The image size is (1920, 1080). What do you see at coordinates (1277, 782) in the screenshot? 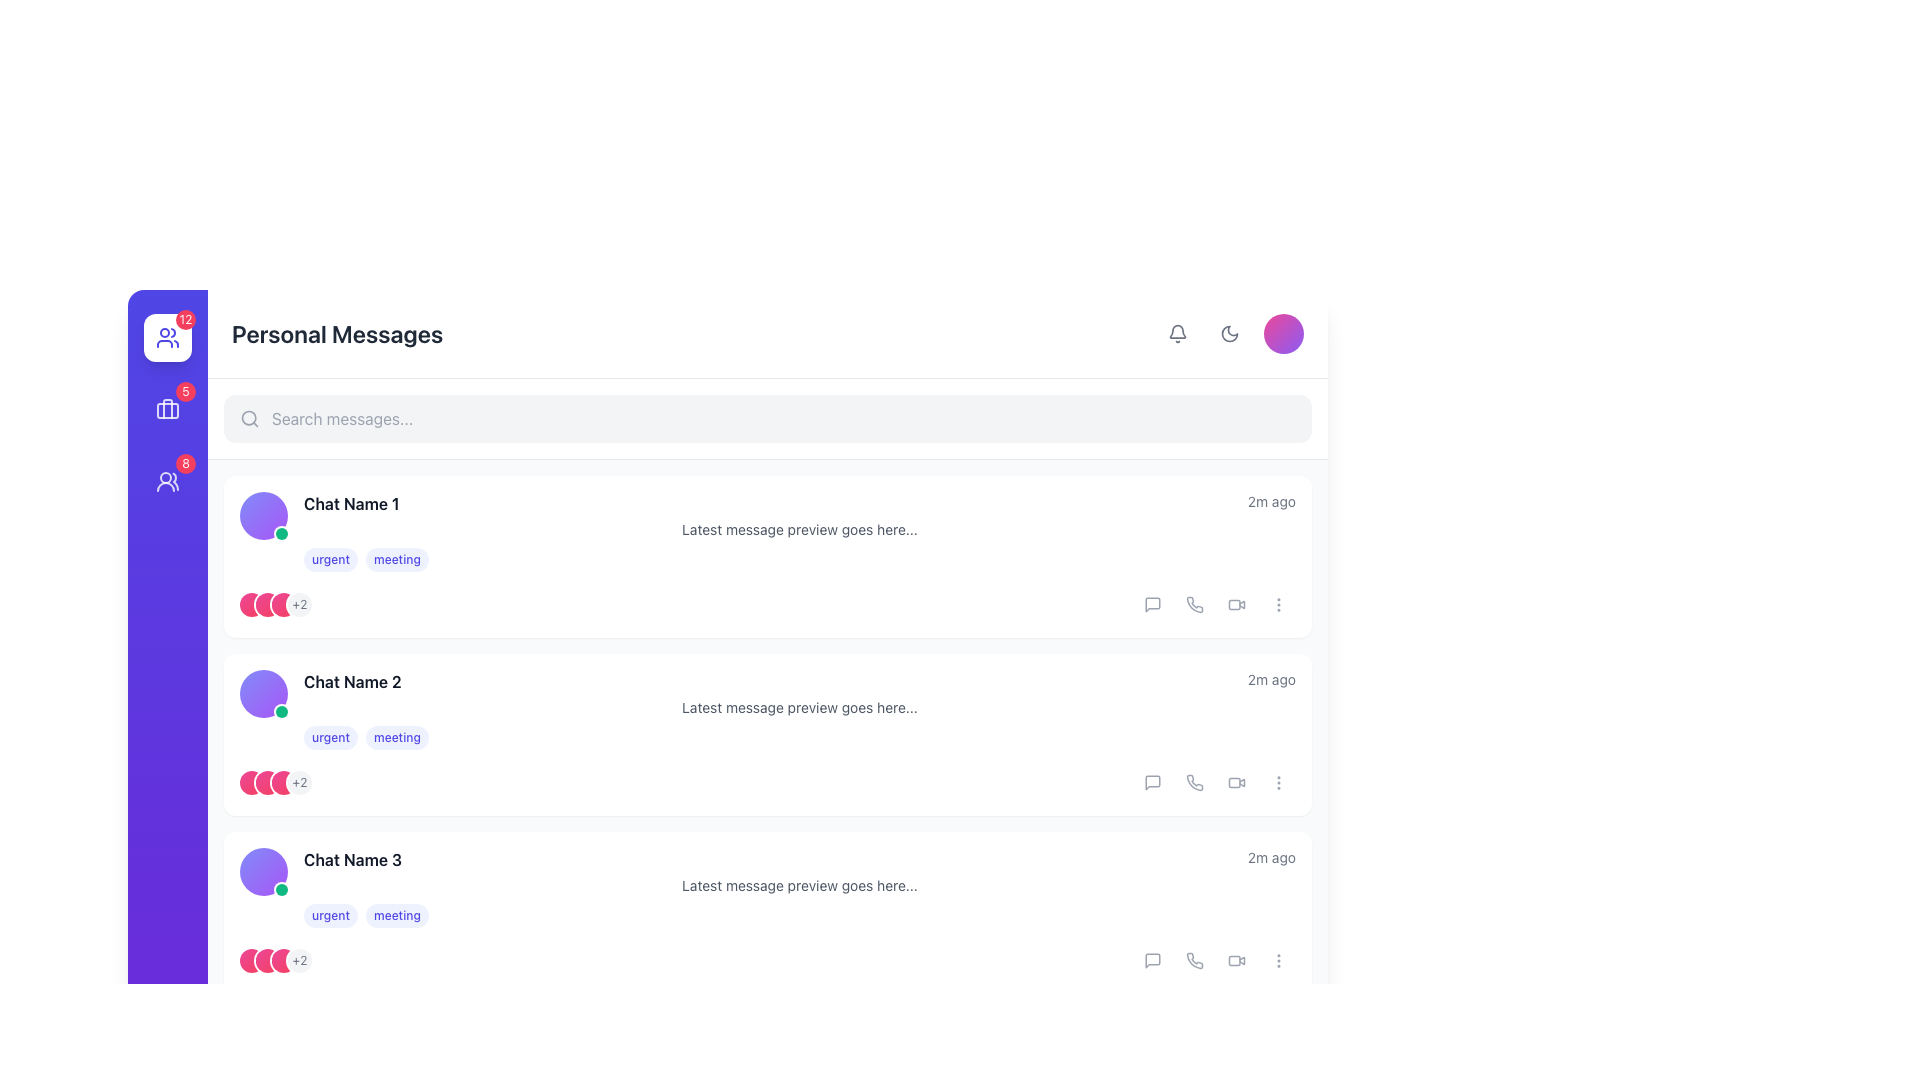
I see `the icon located at the far-right of the chat card` at bounding box center [1277, 782].